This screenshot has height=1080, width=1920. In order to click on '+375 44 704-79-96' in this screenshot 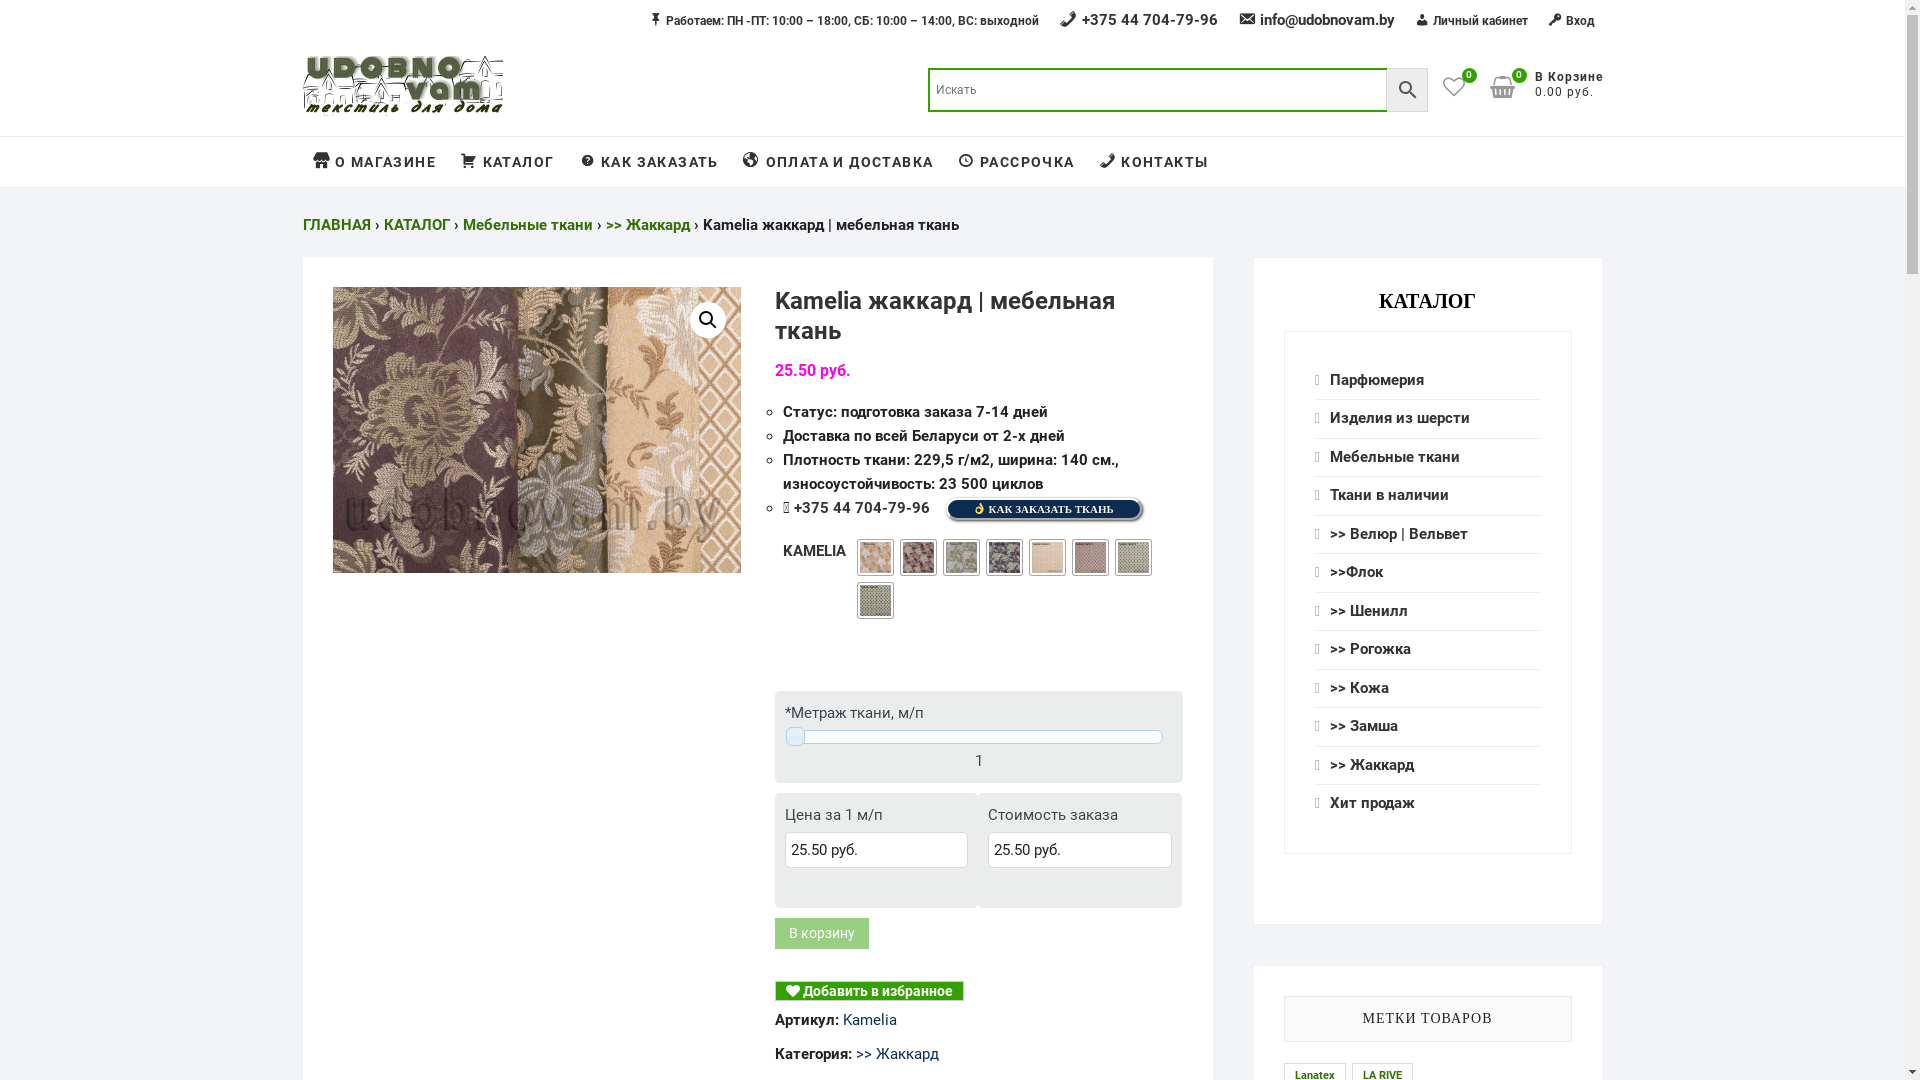, I will do `click(1138, 19)`.